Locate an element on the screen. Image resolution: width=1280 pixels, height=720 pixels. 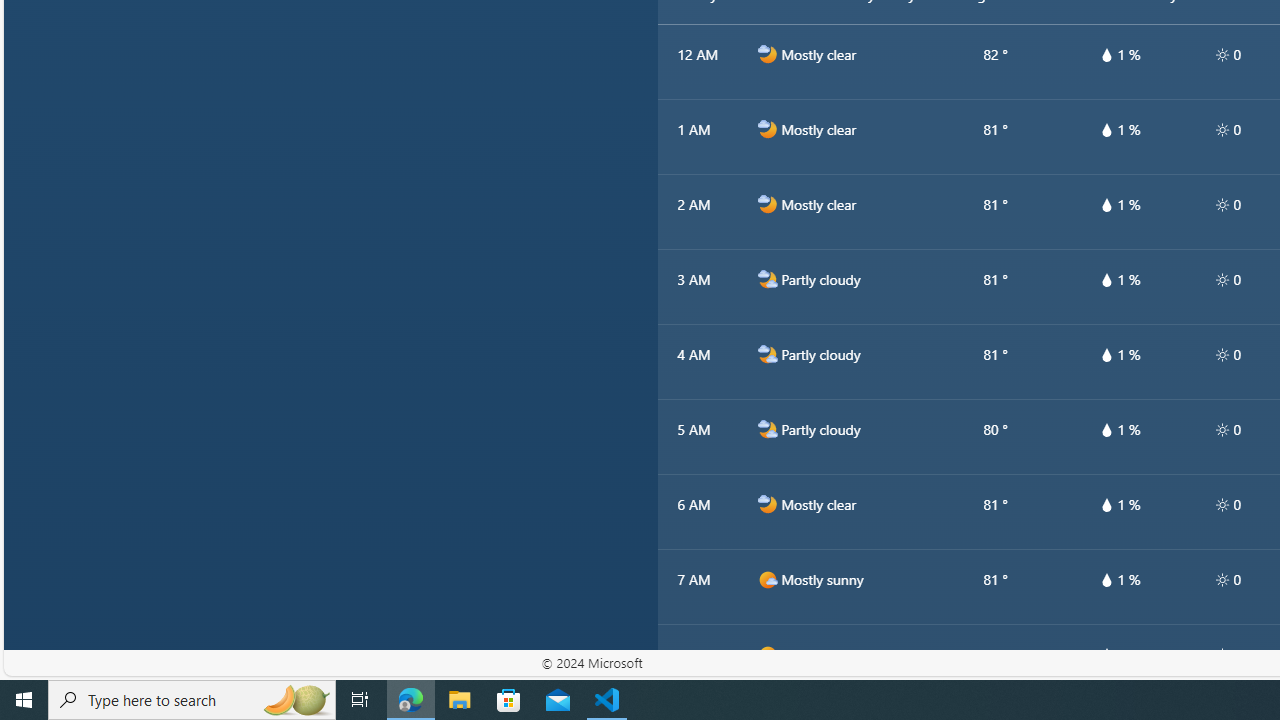
'hourlyTable/drop' is located at coordinates (1105, 654).